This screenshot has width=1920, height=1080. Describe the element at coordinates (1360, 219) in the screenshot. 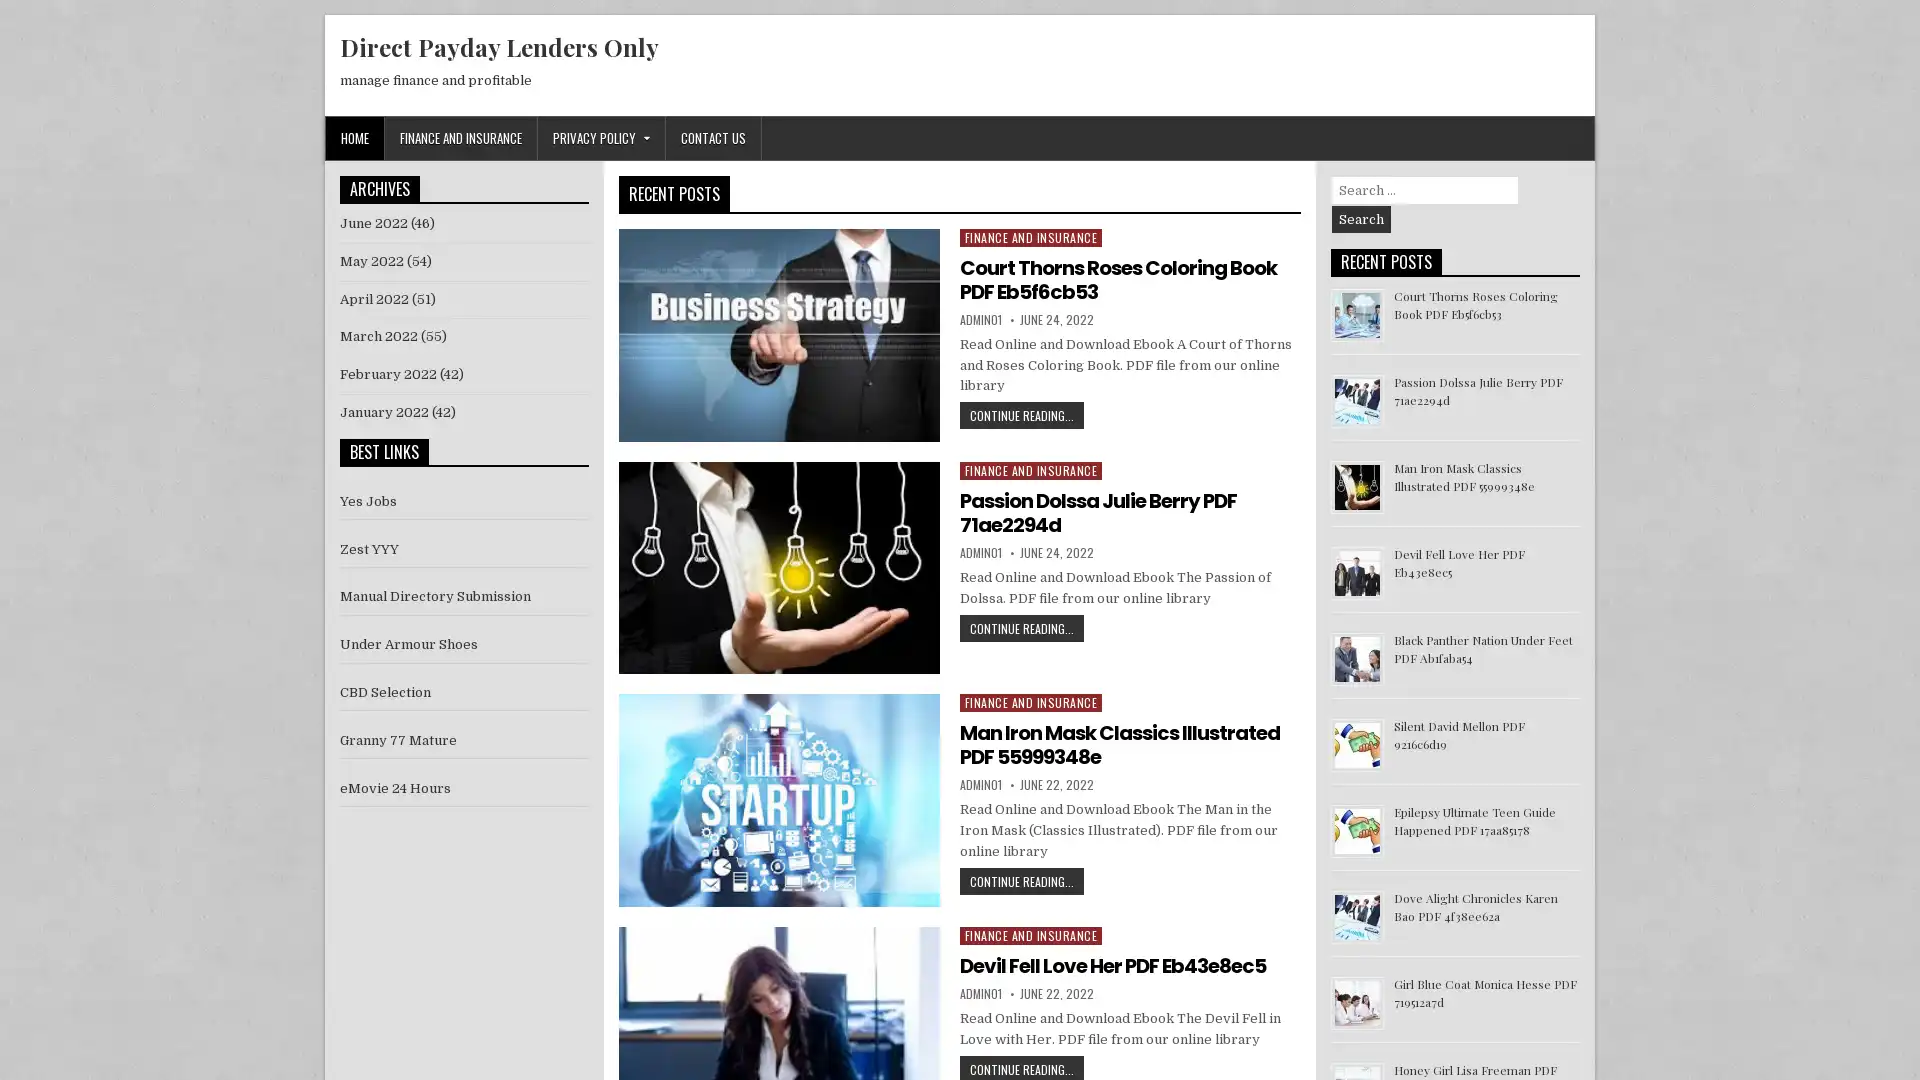

I see `Search` at that location.